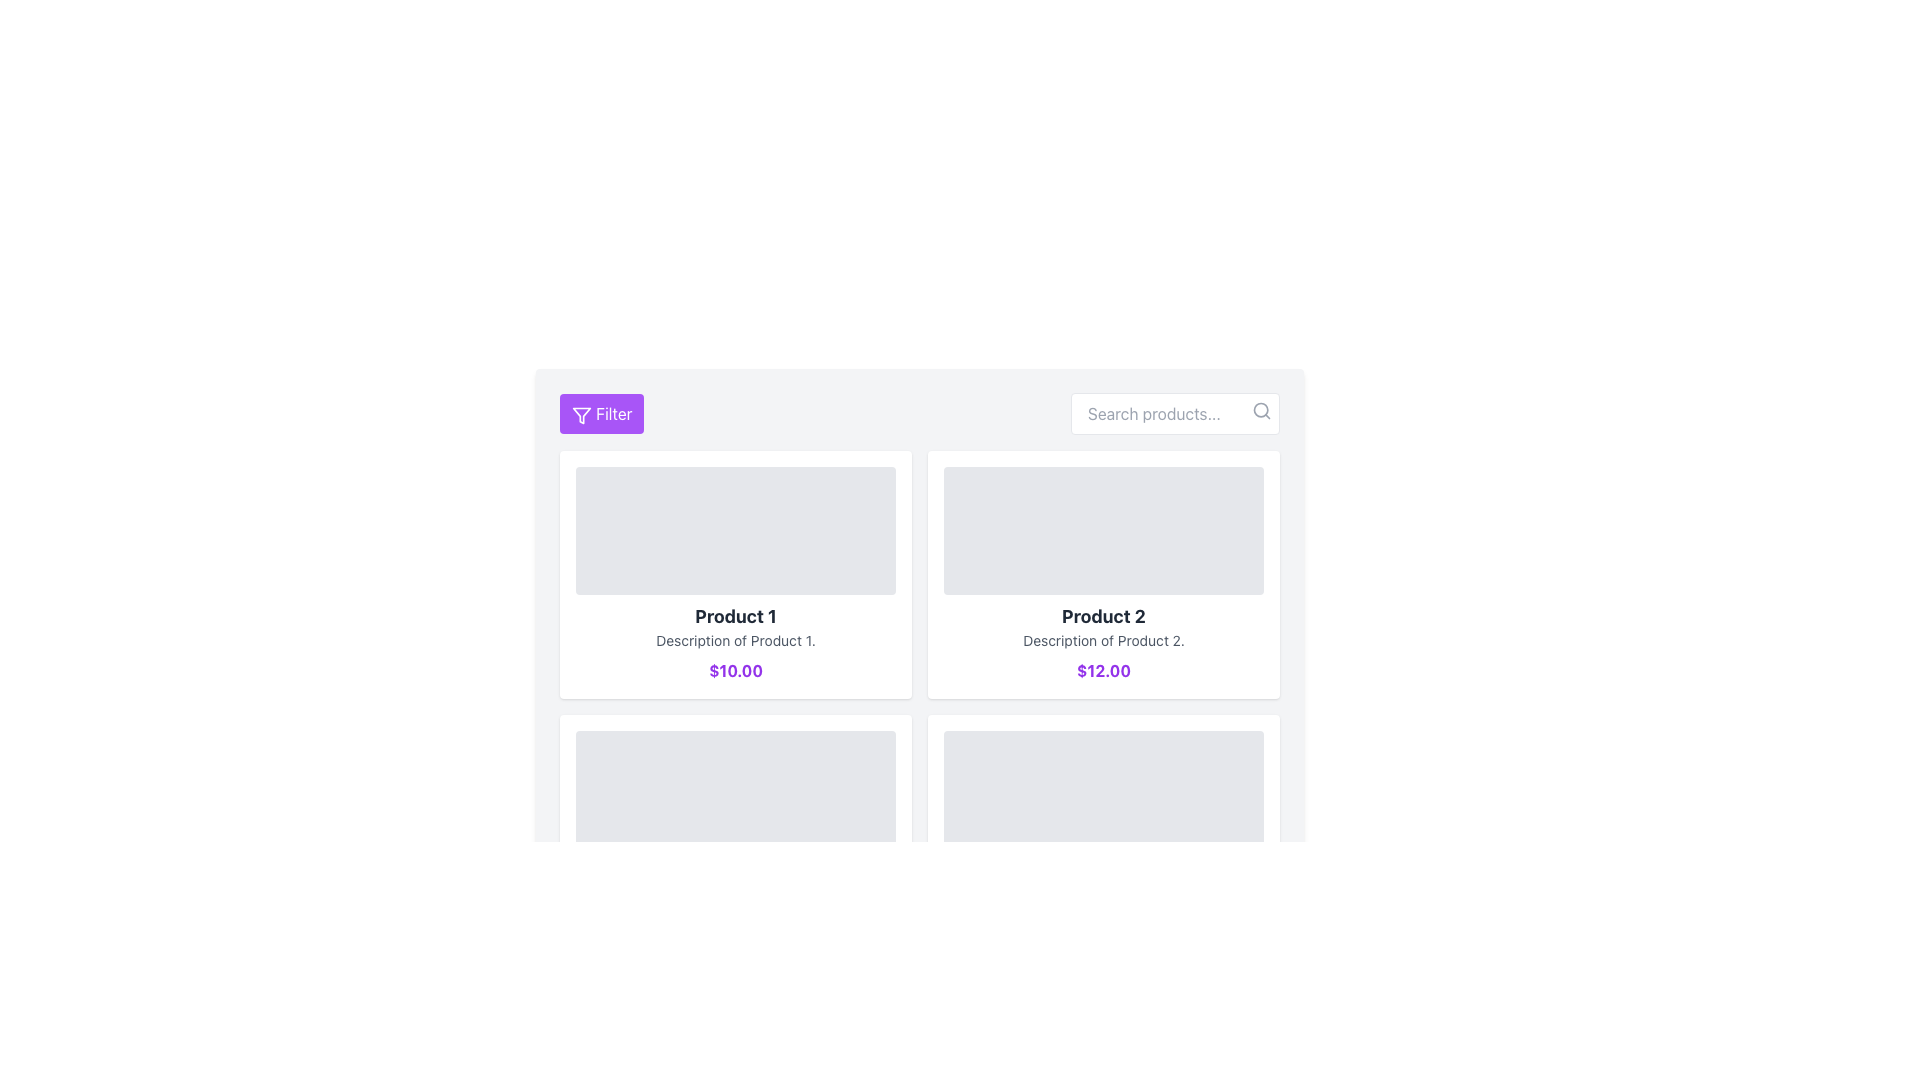 This screenshot has width=1920, height=1080. I want to click on the descriptive text label providing details about 'Product 2', located below the title and above the price '$12.00' in the second product card of the grid, so click(1103, 640).